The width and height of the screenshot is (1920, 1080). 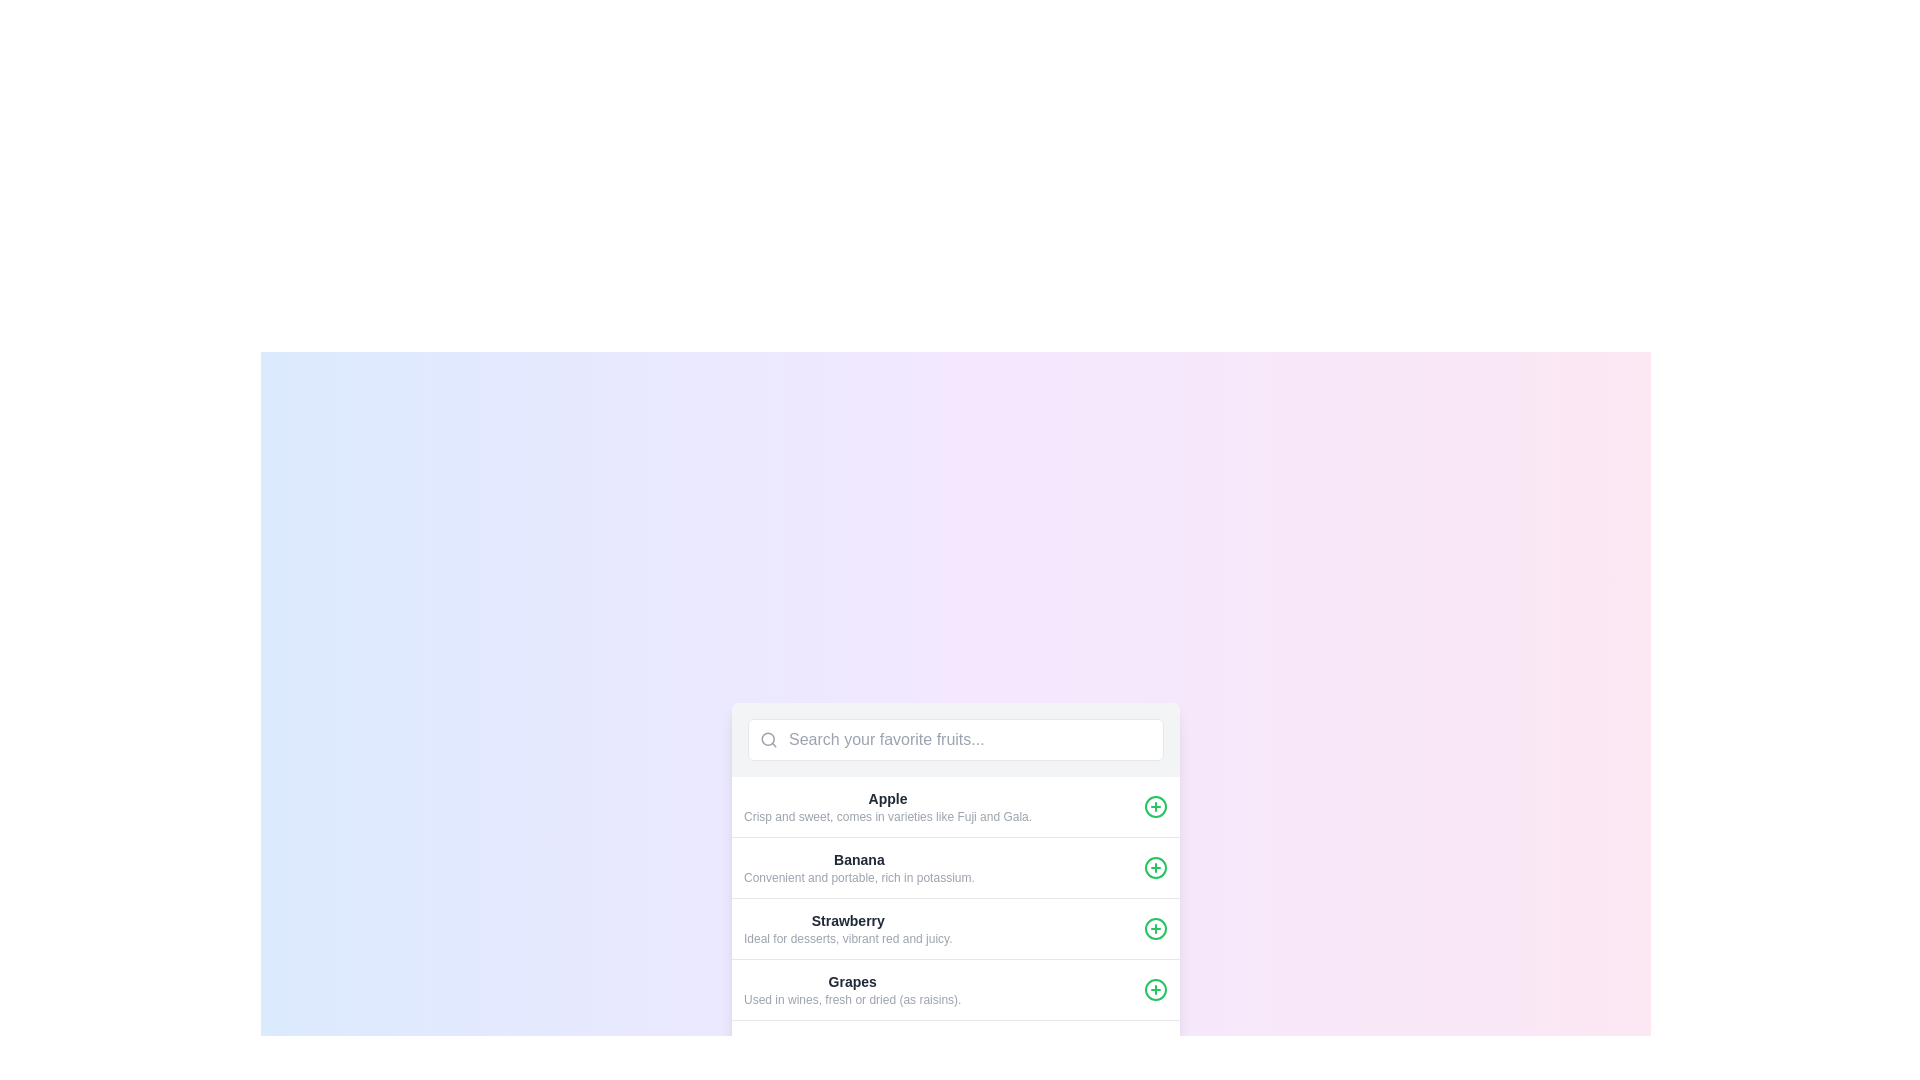 What do you see at coordinates (859, 866) in the screenshot?
I see `information about the fruit 'Banana' from the textual list item located below 'Apple' and above 'Strawberry'` at bounding box center [859, 866].